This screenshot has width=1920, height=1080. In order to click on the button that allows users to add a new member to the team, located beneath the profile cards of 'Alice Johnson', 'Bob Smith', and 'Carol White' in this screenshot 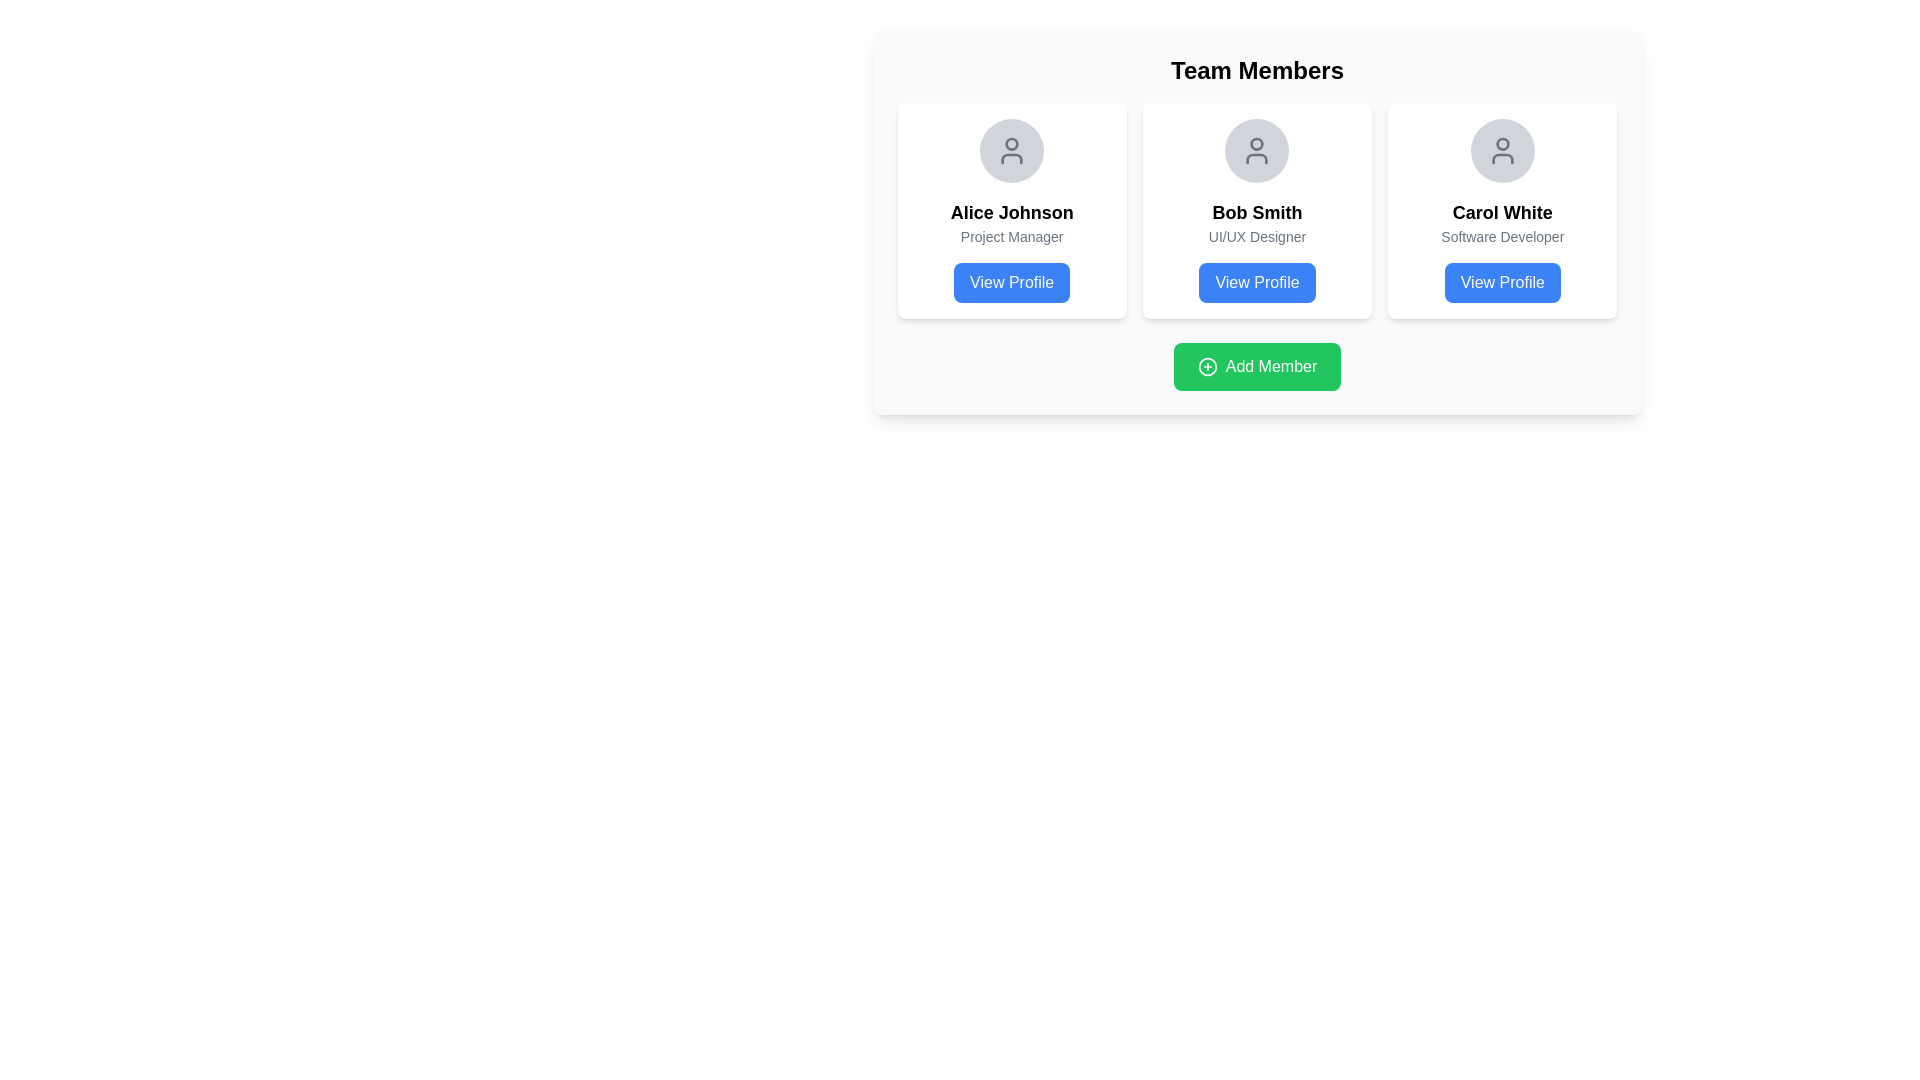, I will do `click(1256, 366)`.